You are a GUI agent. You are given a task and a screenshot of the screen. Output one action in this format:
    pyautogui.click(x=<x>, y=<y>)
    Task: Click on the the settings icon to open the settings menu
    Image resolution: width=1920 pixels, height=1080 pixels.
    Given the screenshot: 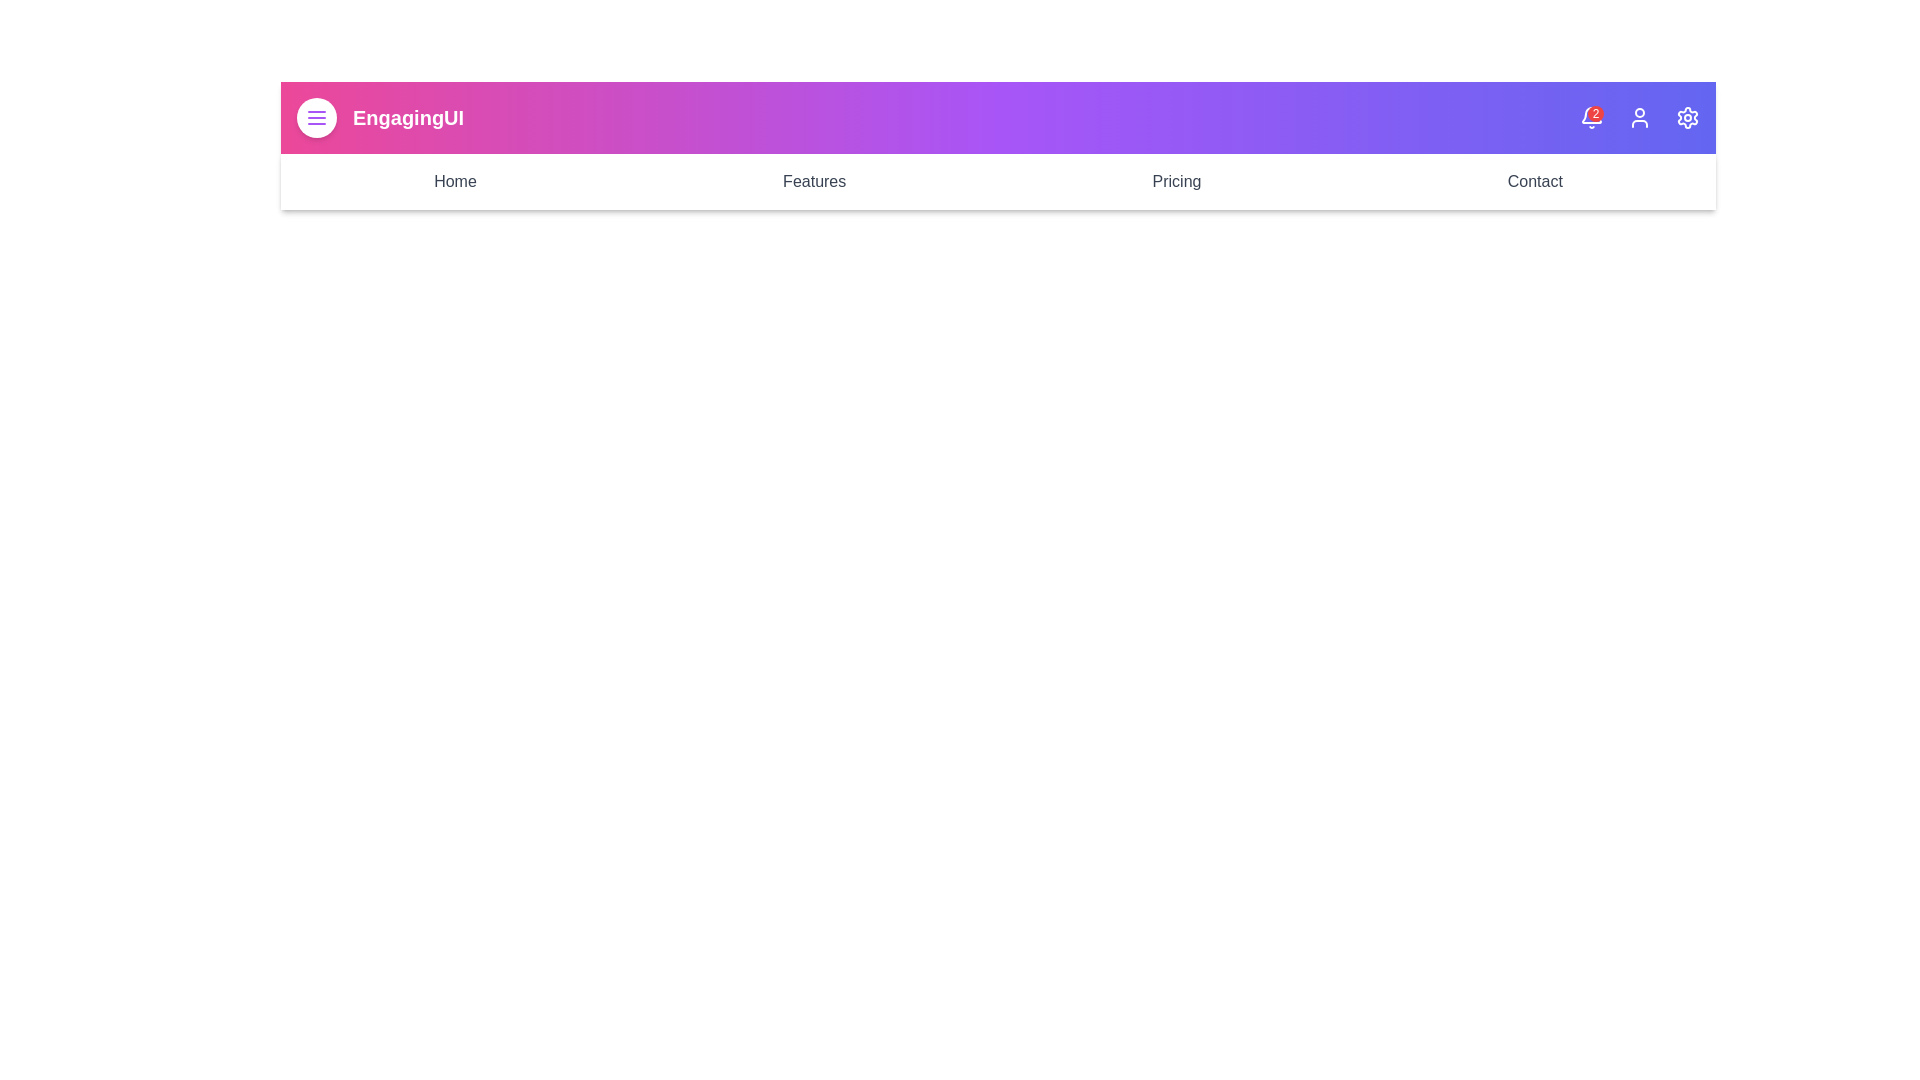 What is the action you would take?
    pyautogui.click(x=1687, y=118)
    